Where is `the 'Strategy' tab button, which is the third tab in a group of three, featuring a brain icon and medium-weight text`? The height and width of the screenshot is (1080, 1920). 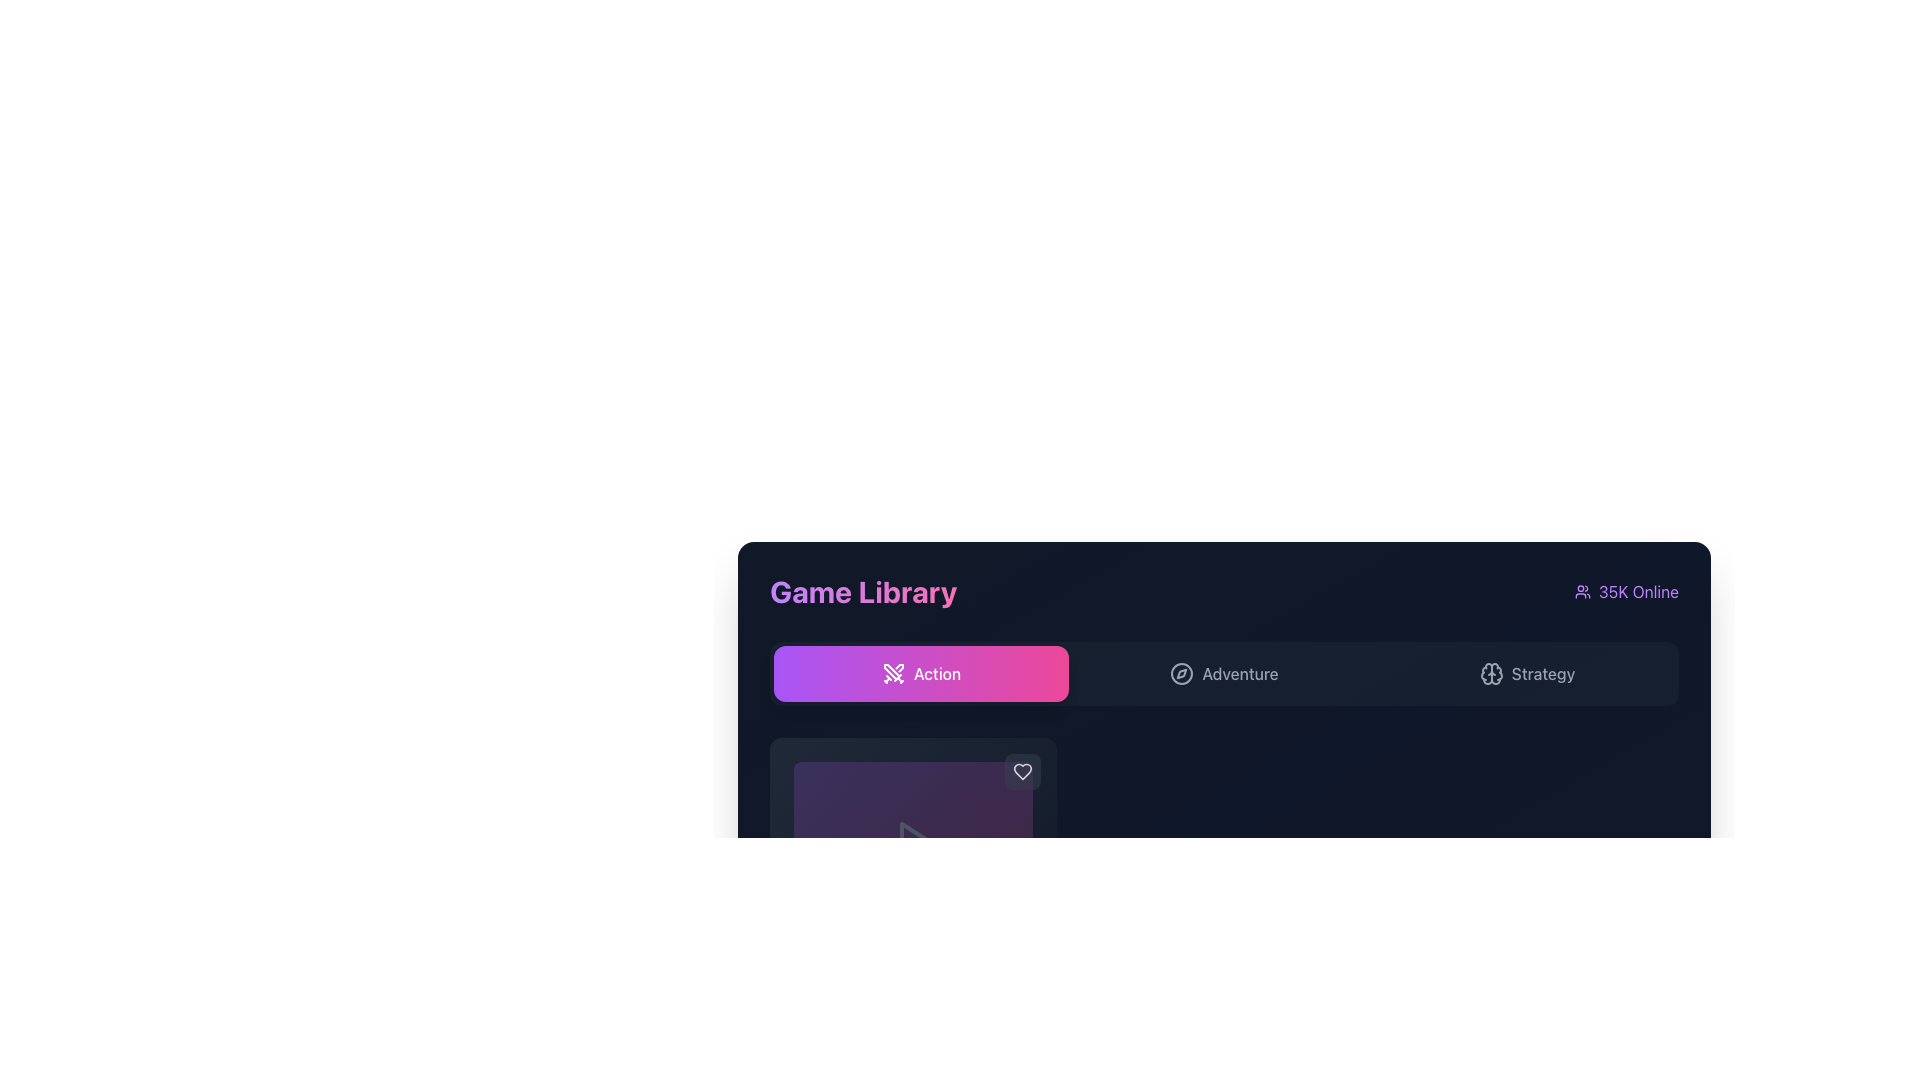
the 'Strategy' tab button, which is the third tab in a group of three, featuring a brain icon and medium-weight text is located at coordinates (1526, 674).